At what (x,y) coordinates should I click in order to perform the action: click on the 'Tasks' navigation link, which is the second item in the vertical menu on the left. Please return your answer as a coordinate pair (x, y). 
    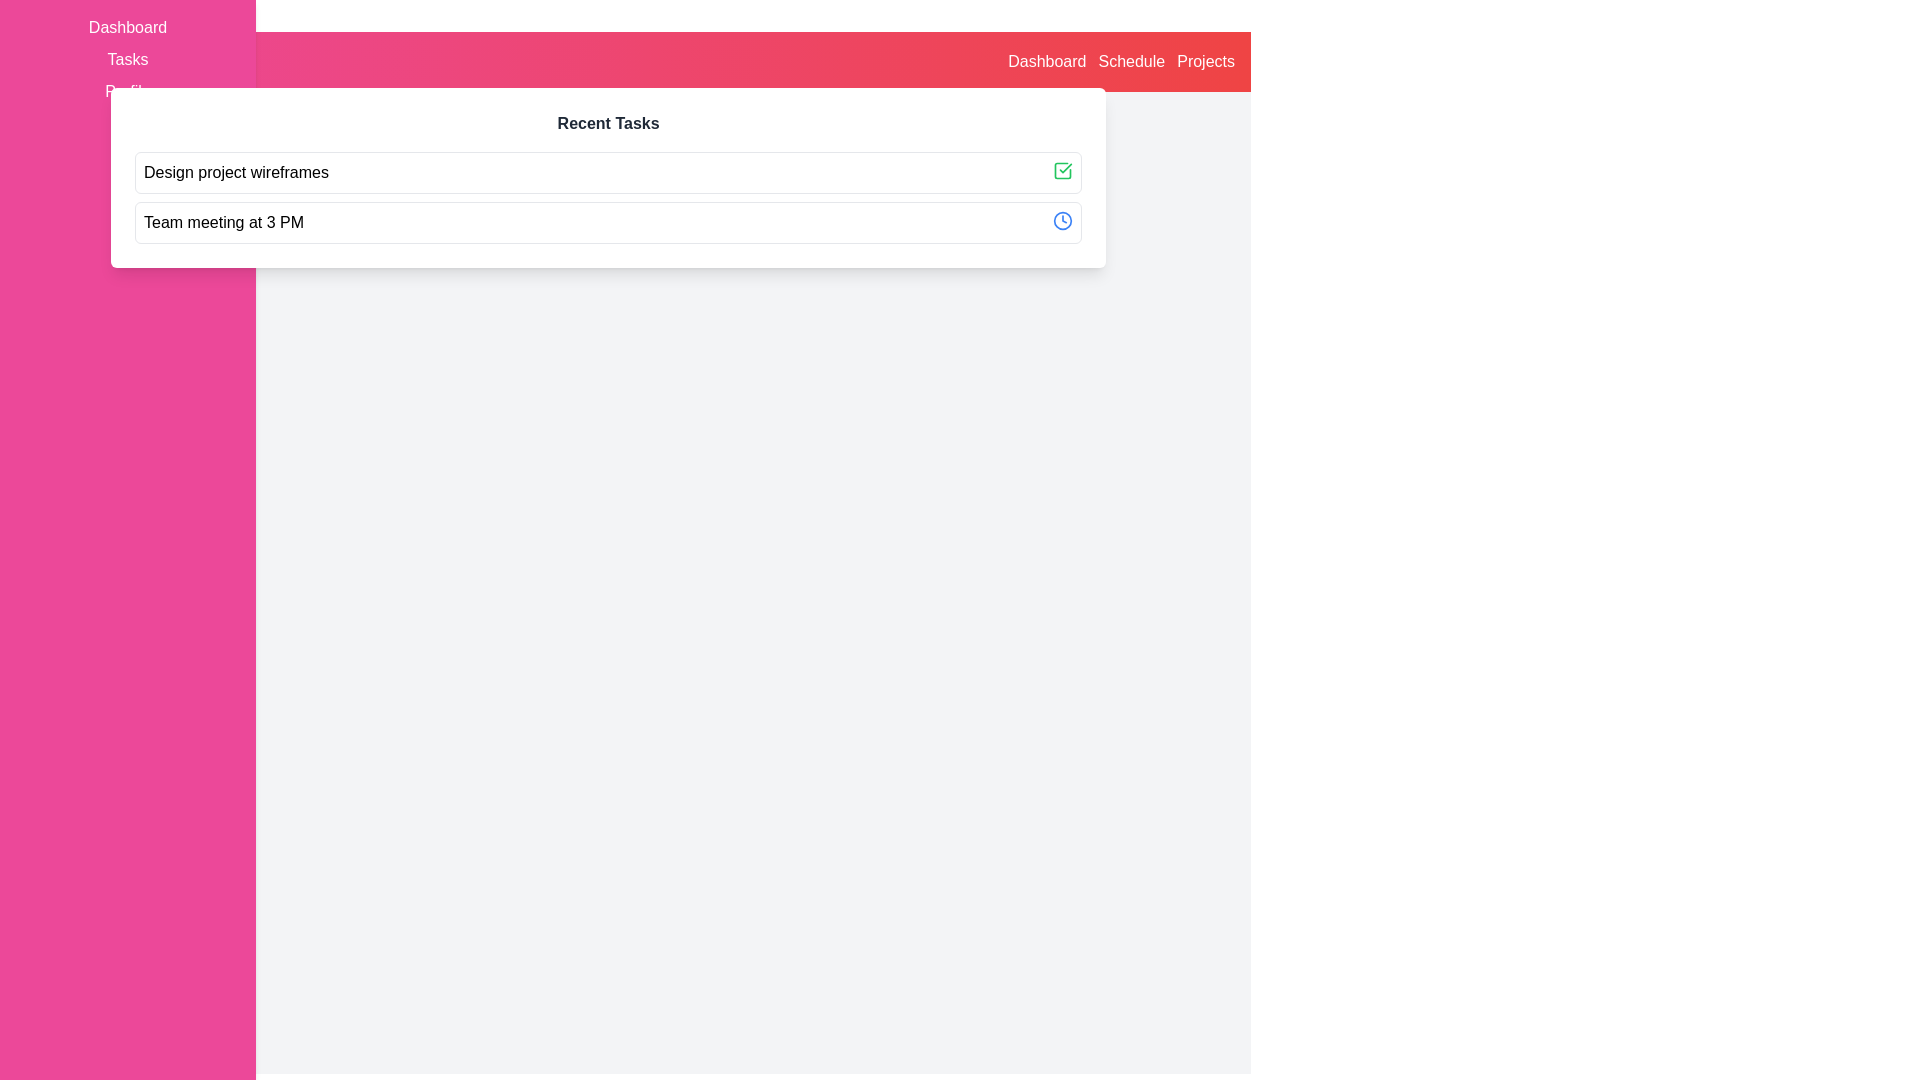
    Looking at the image, I should click on (127, 59).